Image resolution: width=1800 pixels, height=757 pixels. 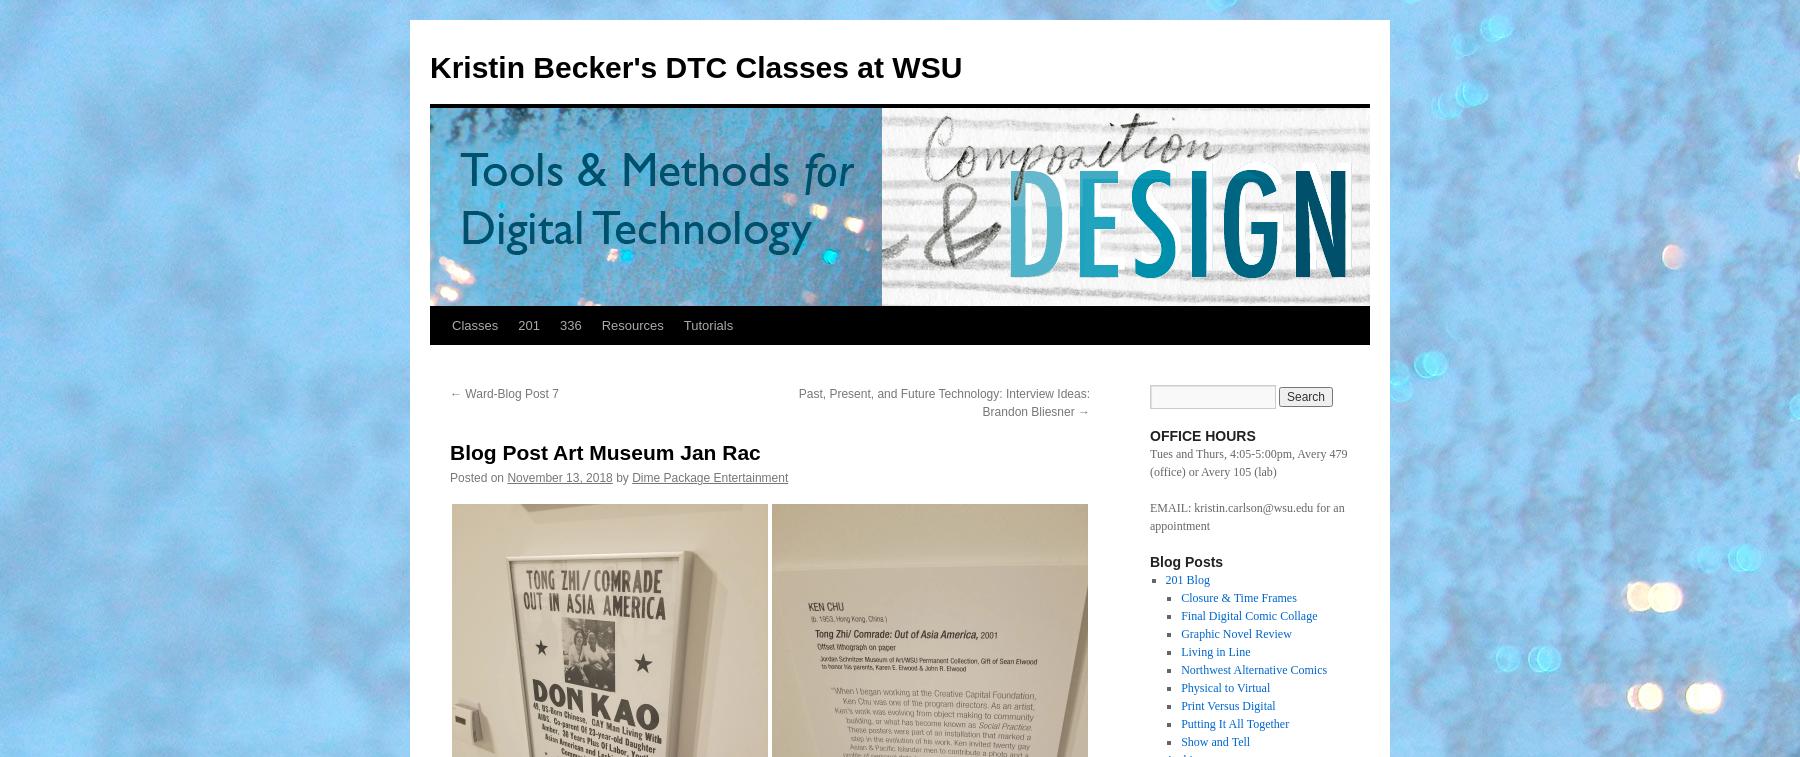 I want to click on 'EMAIL: kristin.carlson@wsu.edu for an appointment', so click(x=1247, y=517).